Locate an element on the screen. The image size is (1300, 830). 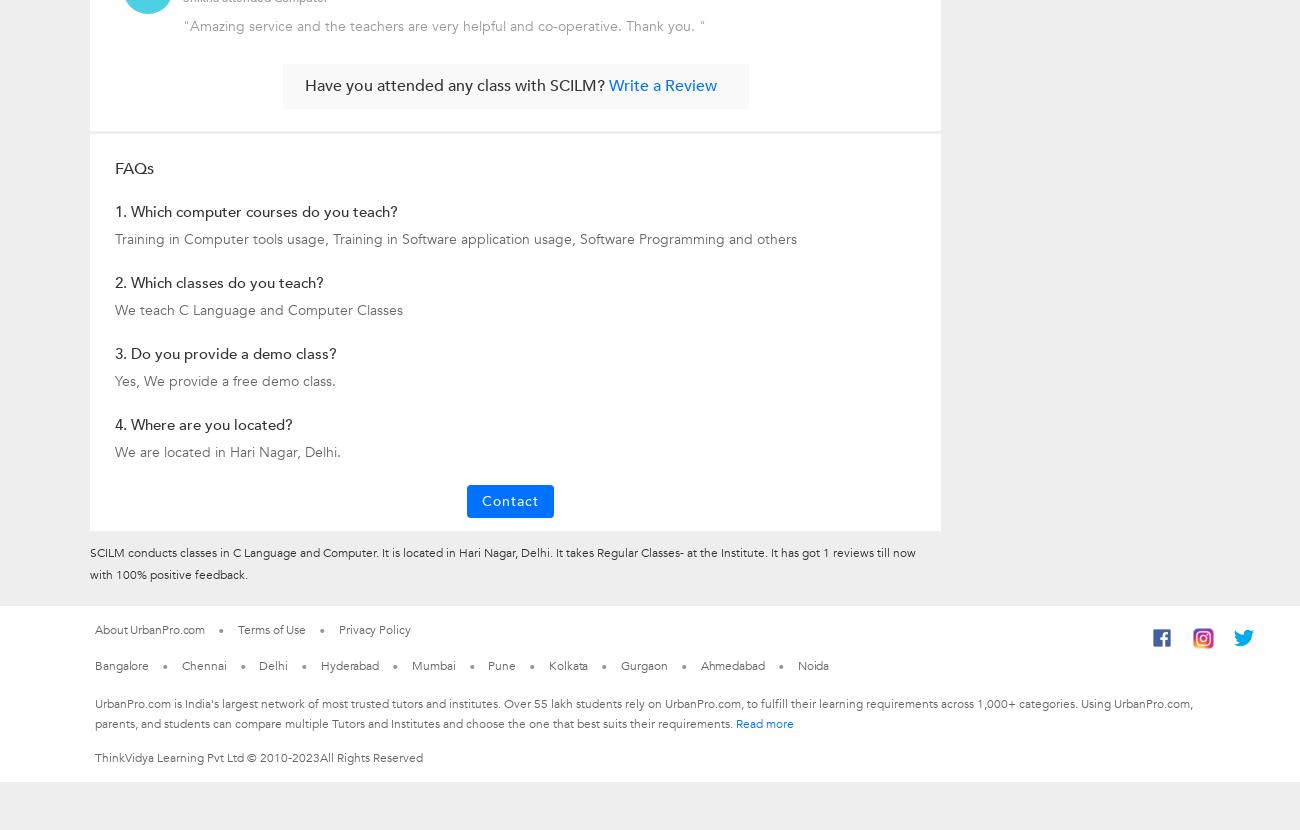
'Delhi' is located at coordinates (273, 665).